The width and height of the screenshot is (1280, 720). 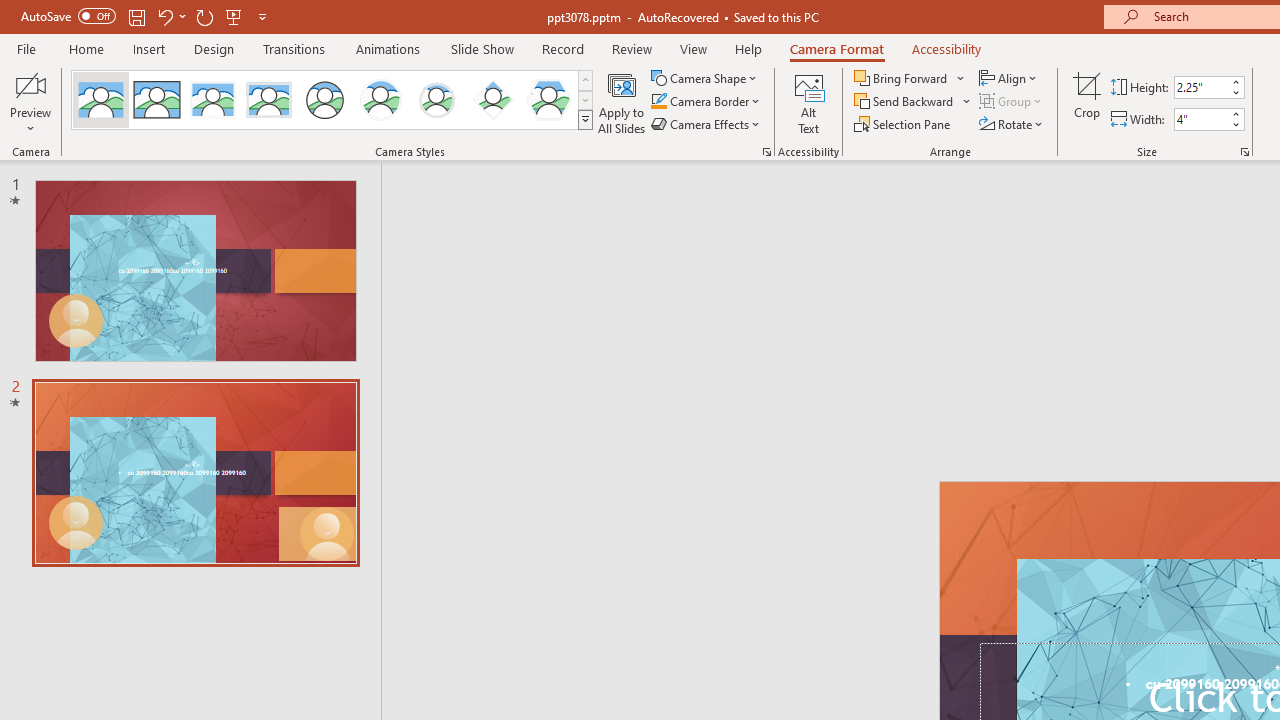 I want to click on 'Bring Forward', so click(x=909, y=77).